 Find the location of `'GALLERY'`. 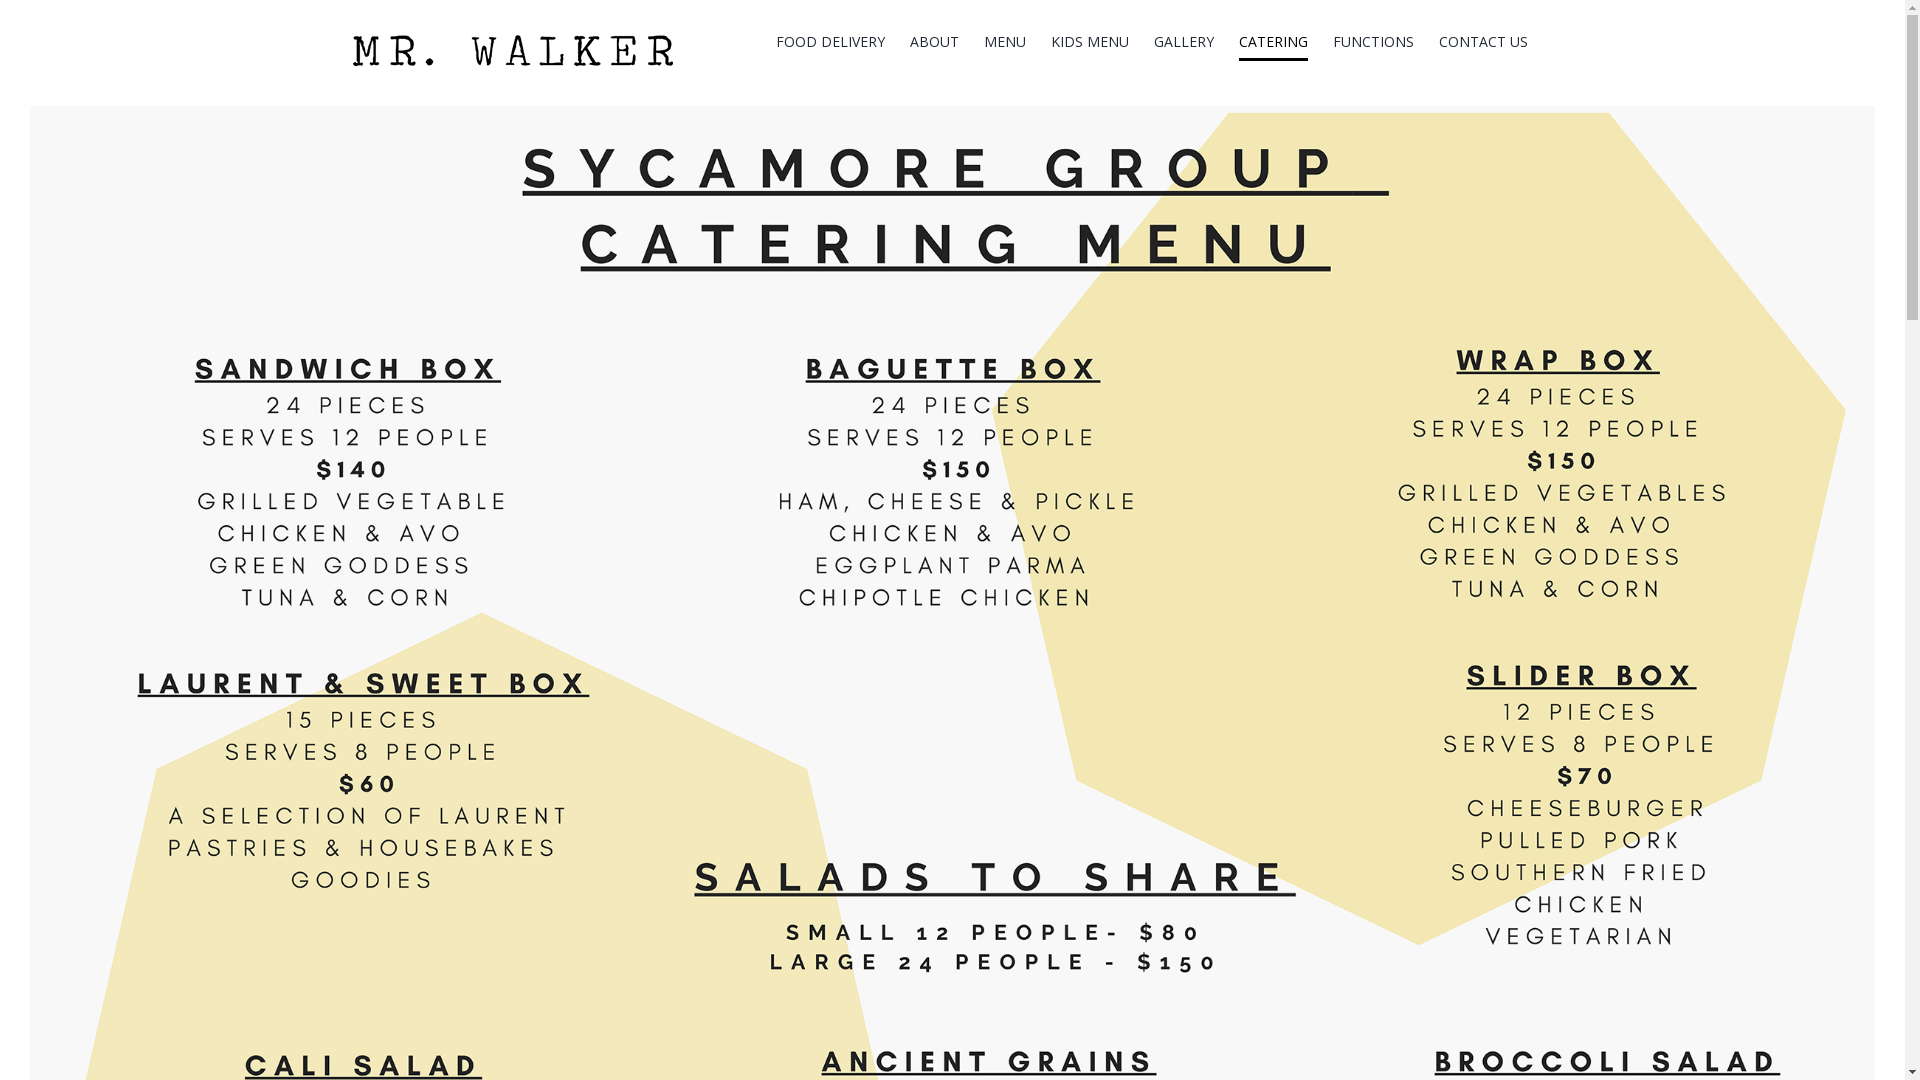

'GALLERY' is located at coordinates (1153, 42).